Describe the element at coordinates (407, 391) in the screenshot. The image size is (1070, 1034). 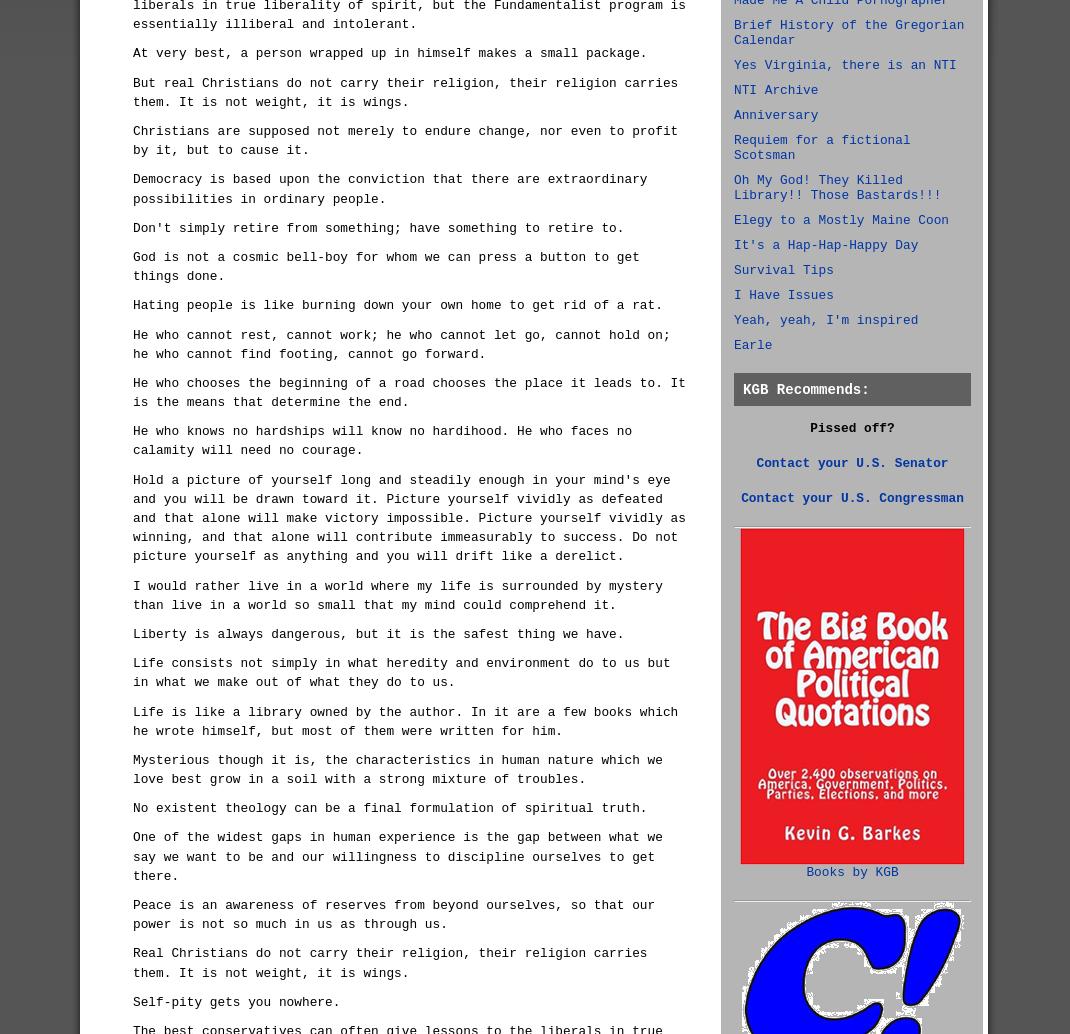
I see `'He who chooses the beginning of a road chooses the place it leads to. It 
      is the means that determine the end.'` at that location.